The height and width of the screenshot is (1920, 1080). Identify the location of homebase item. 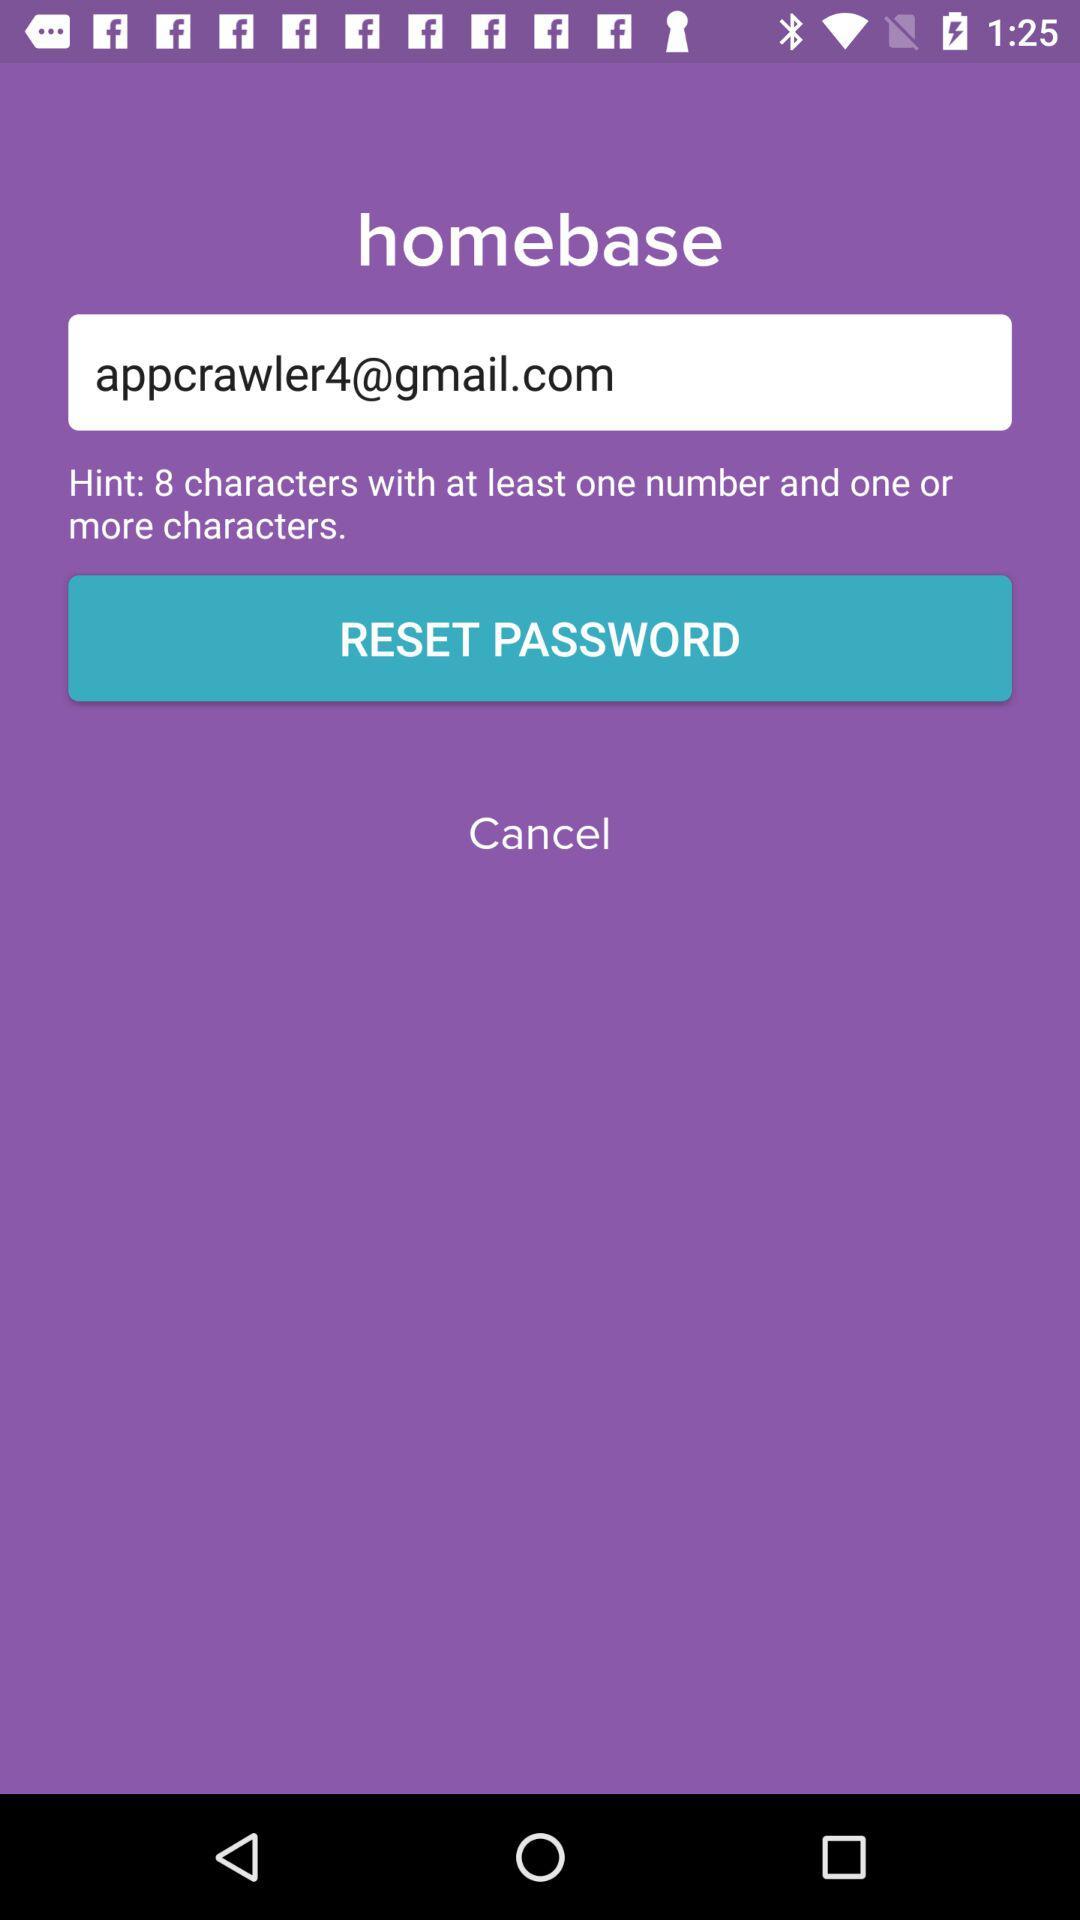
(538, 240).